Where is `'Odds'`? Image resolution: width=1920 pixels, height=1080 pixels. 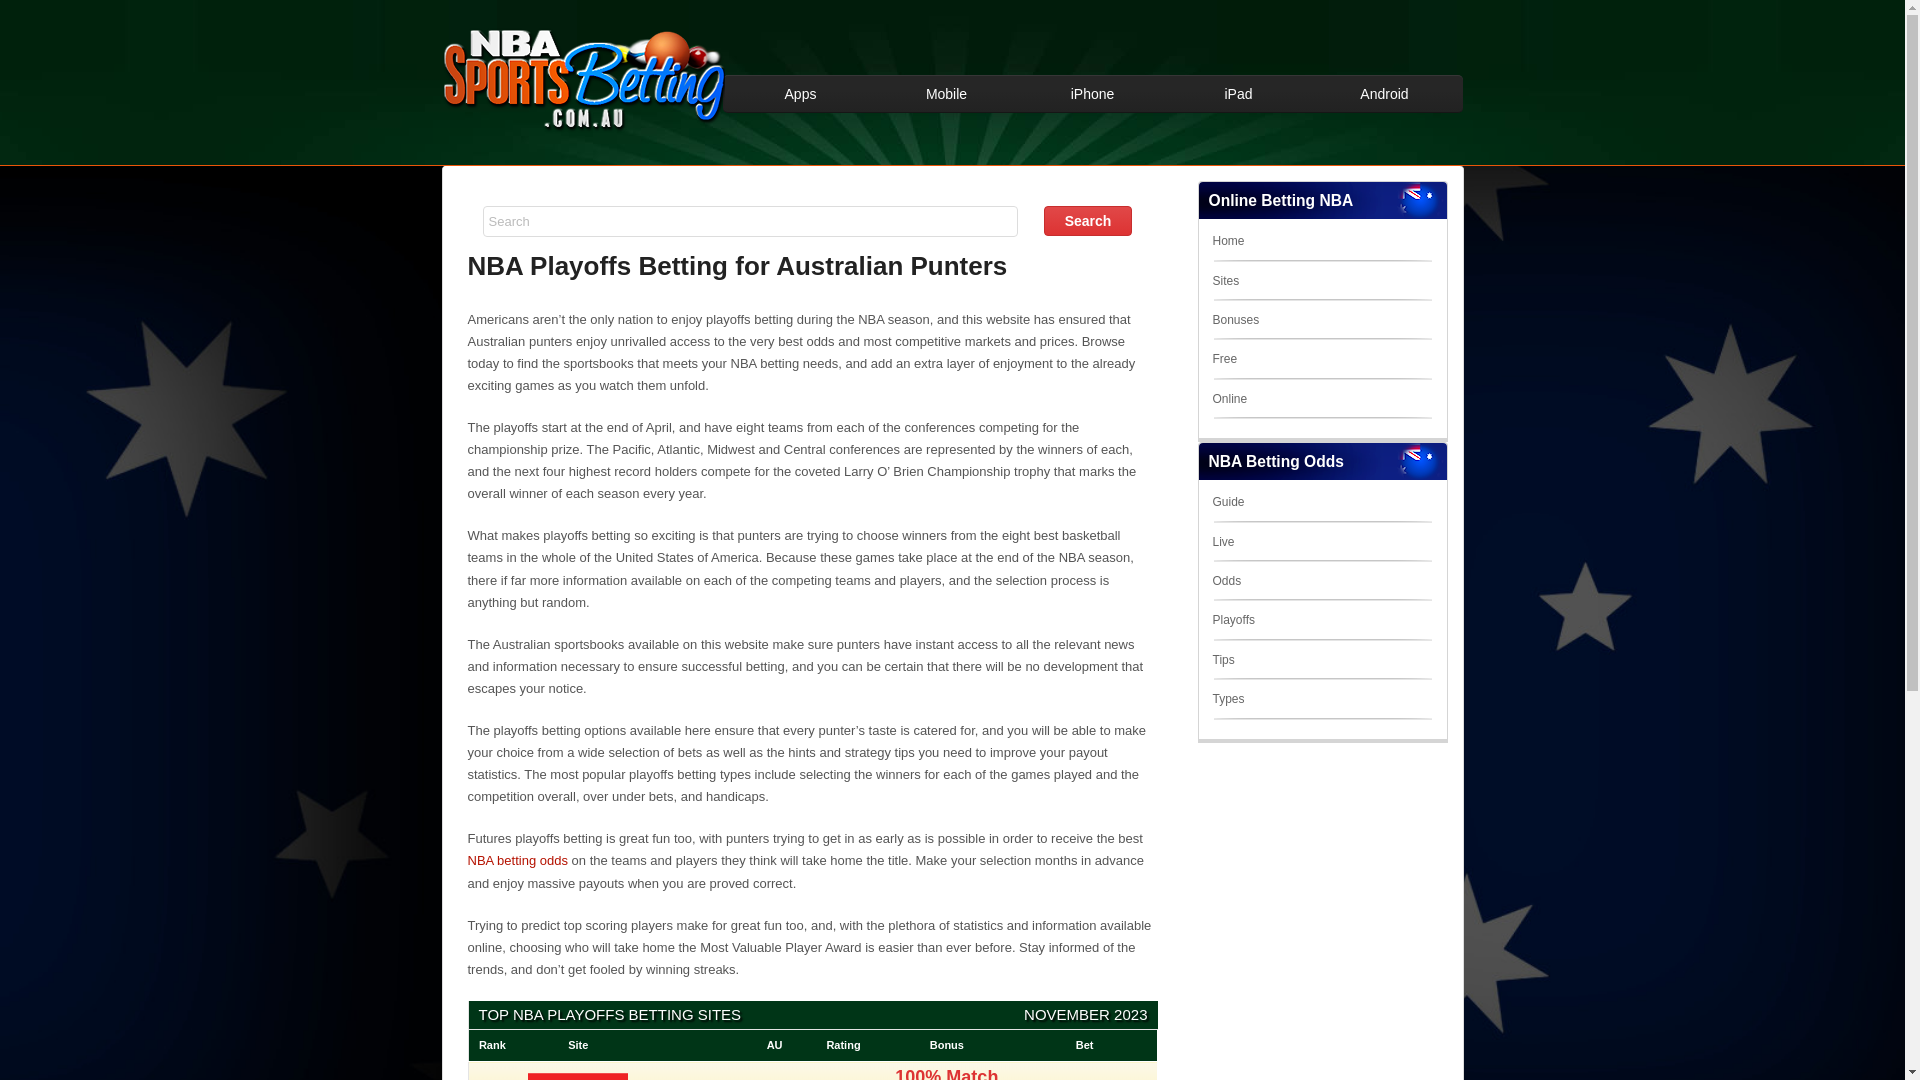 'Odds' is located at coordinates (1225, 581).